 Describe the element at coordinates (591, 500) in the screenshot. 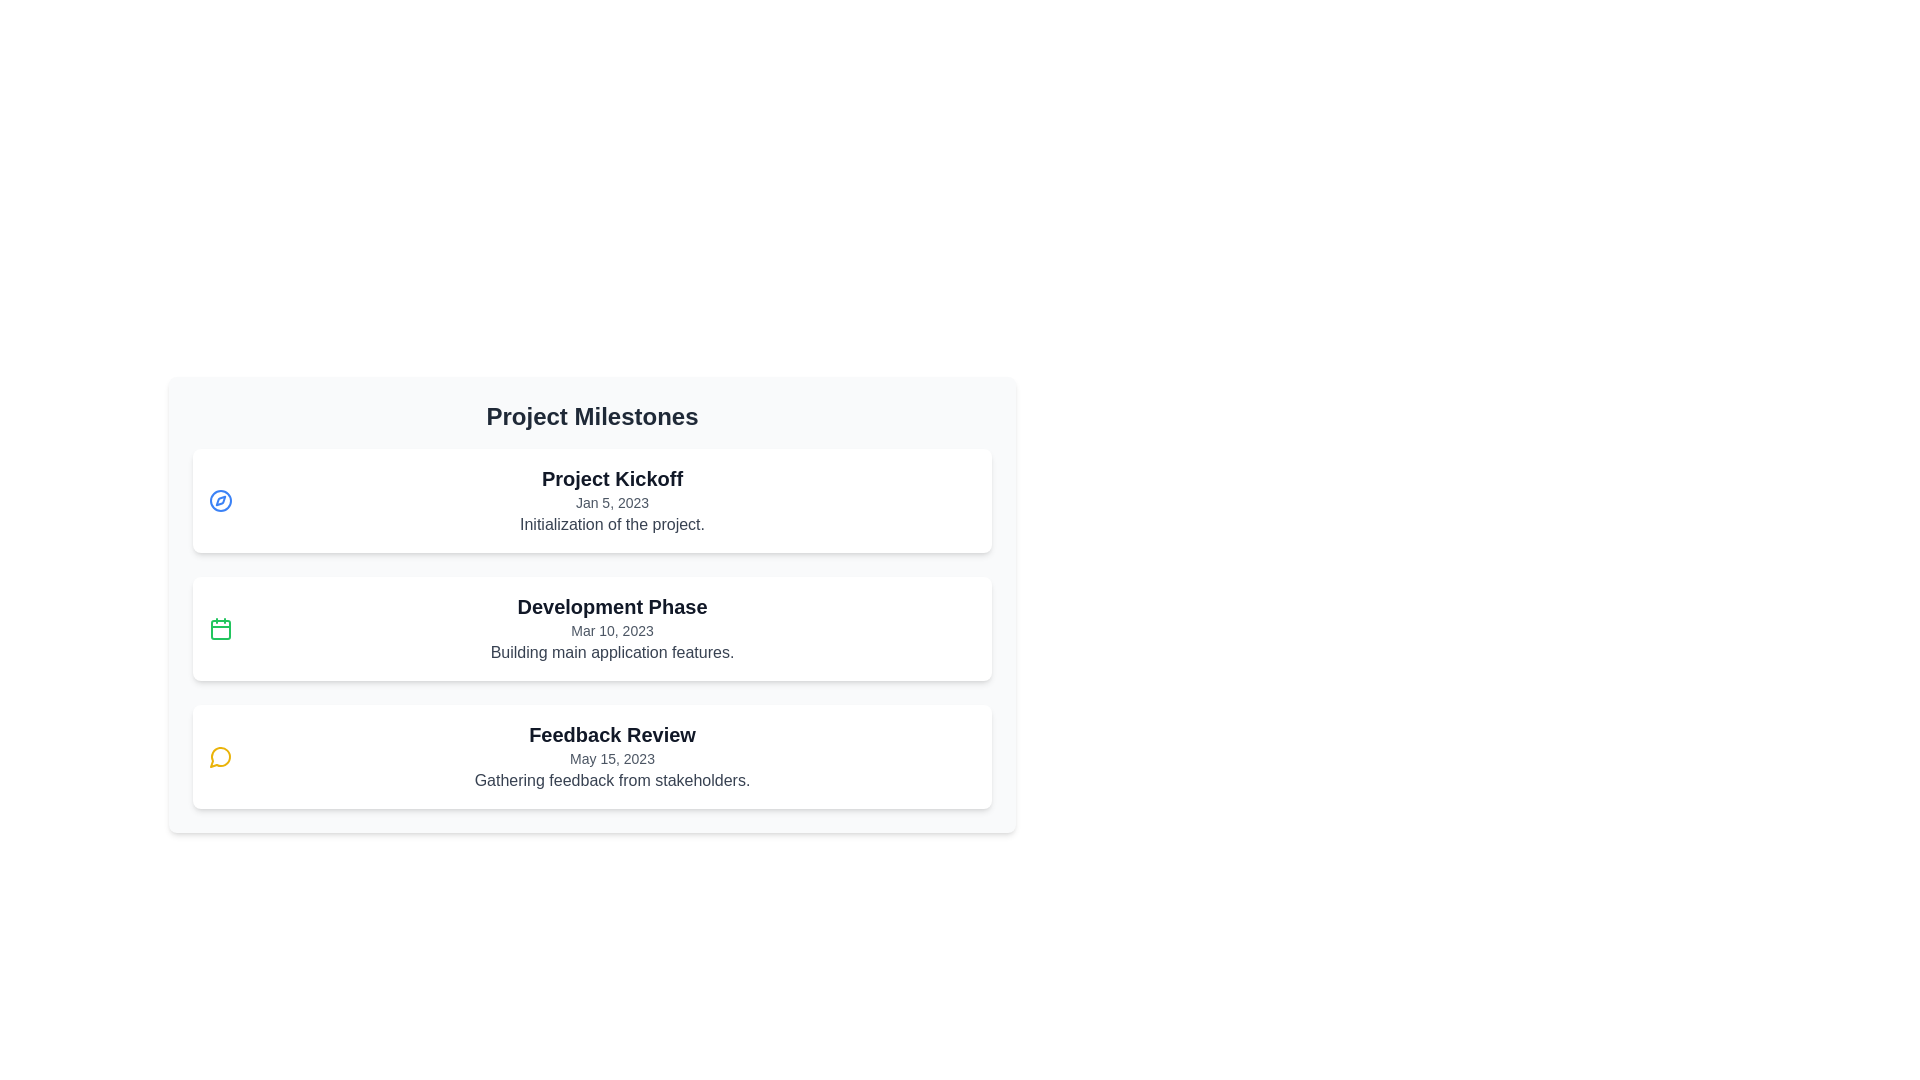

I see `the informational card titled 'Project Kickoff', which is the first card in the vertical list of milestone cards, featuring a white background and rounded corners` at that location.